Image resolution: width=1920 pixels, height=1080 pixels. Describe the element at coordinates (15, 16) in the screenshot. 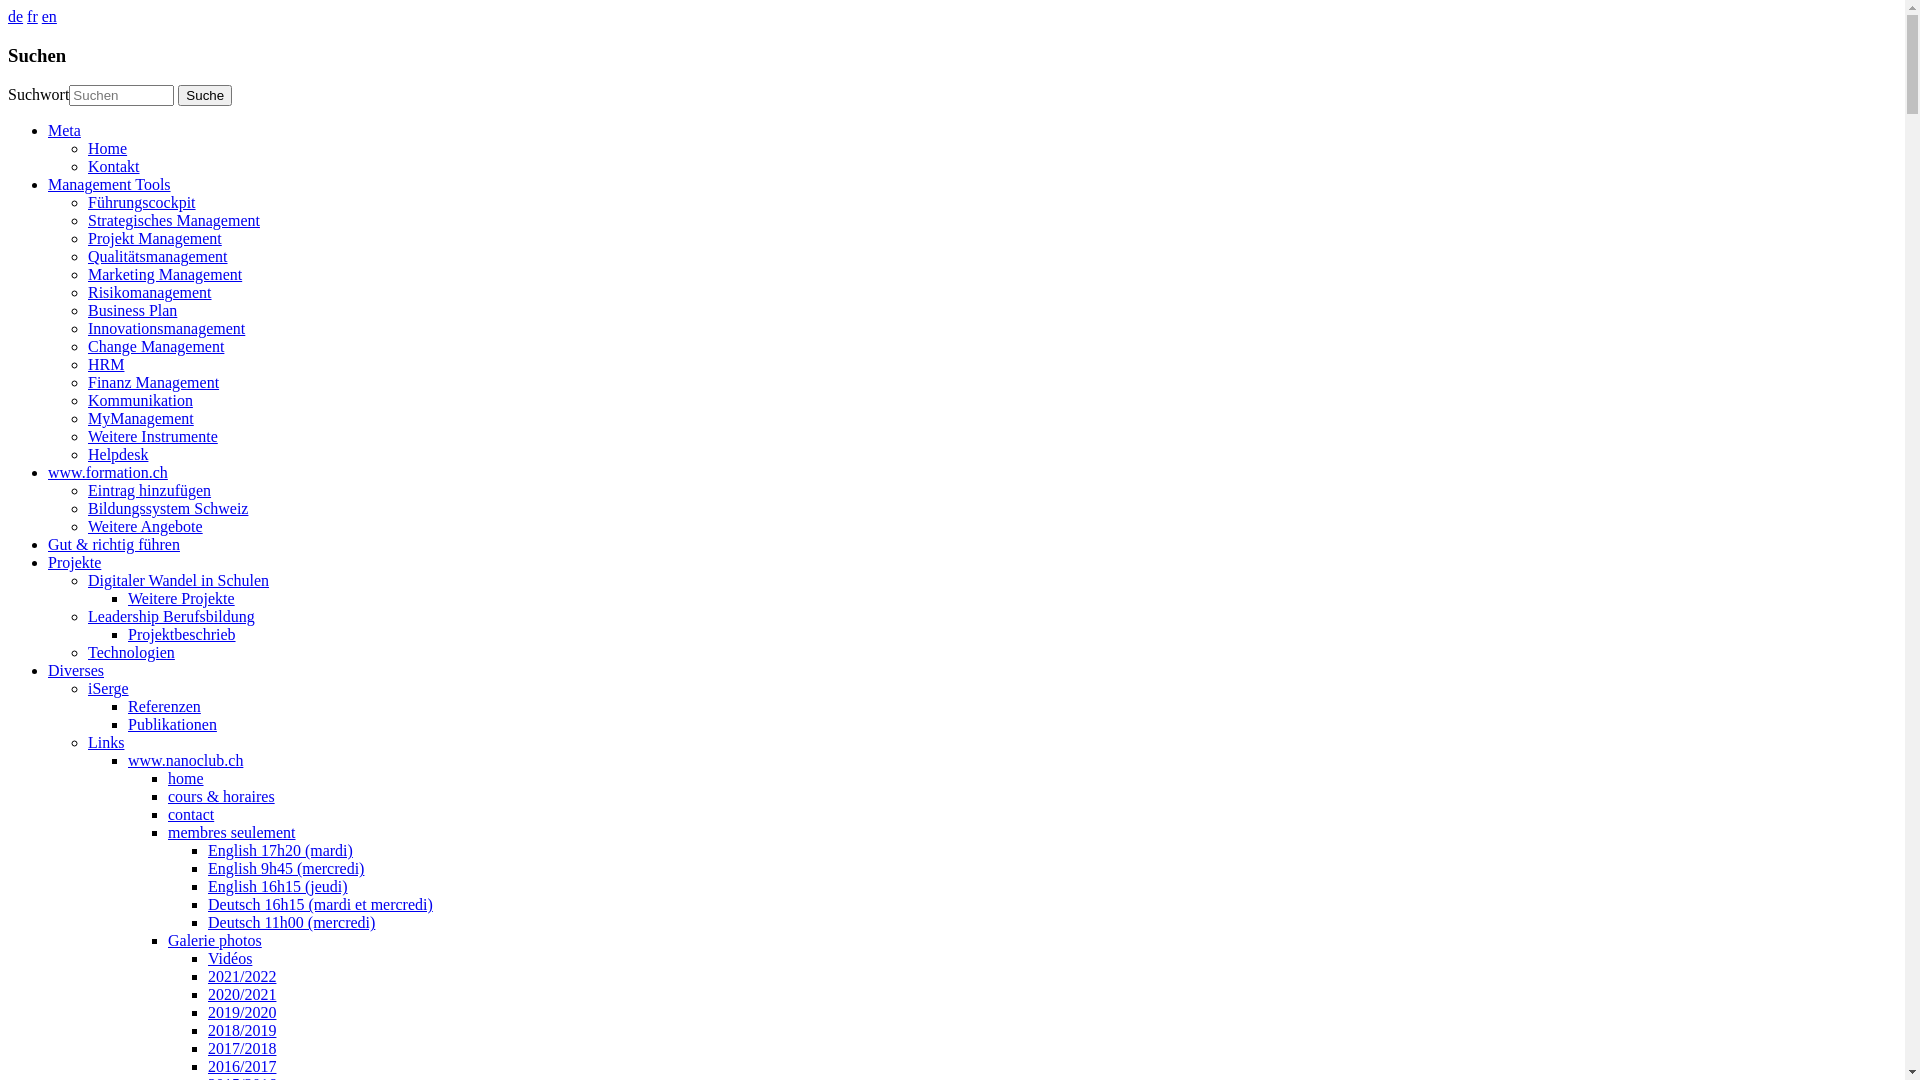

I see `'de'` at that location.